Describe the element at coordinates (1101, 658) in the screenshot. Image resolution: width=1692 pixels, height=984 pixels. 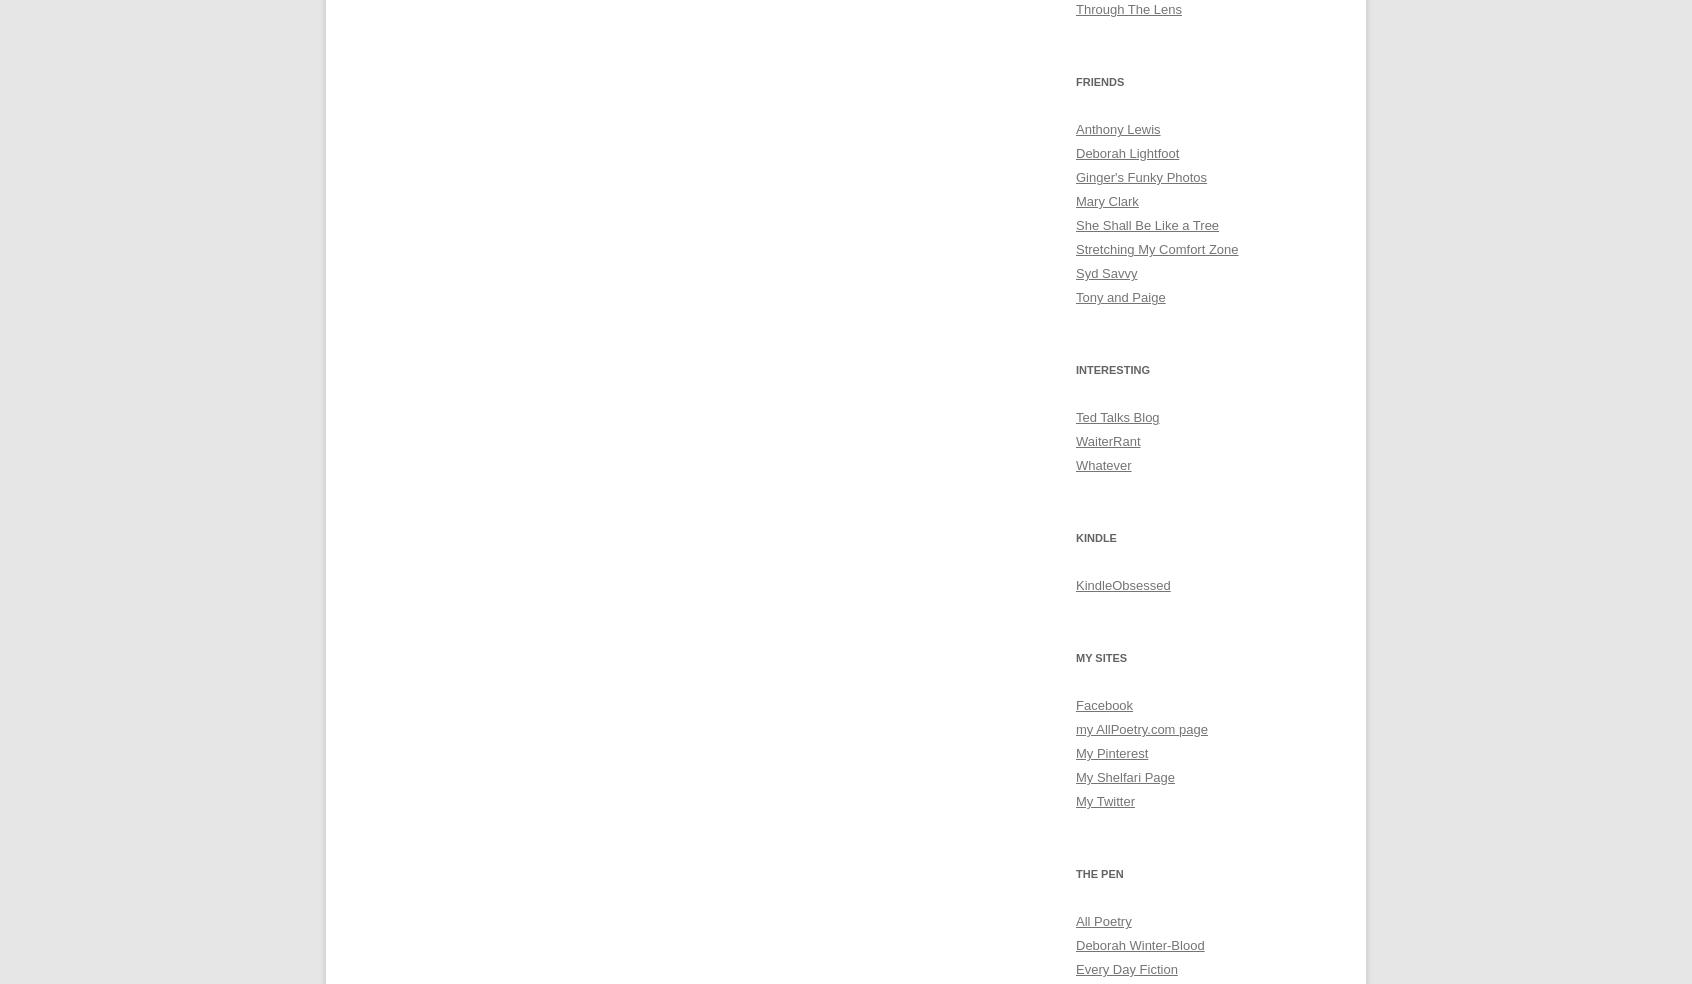
I see `'My Sites'` at that location.